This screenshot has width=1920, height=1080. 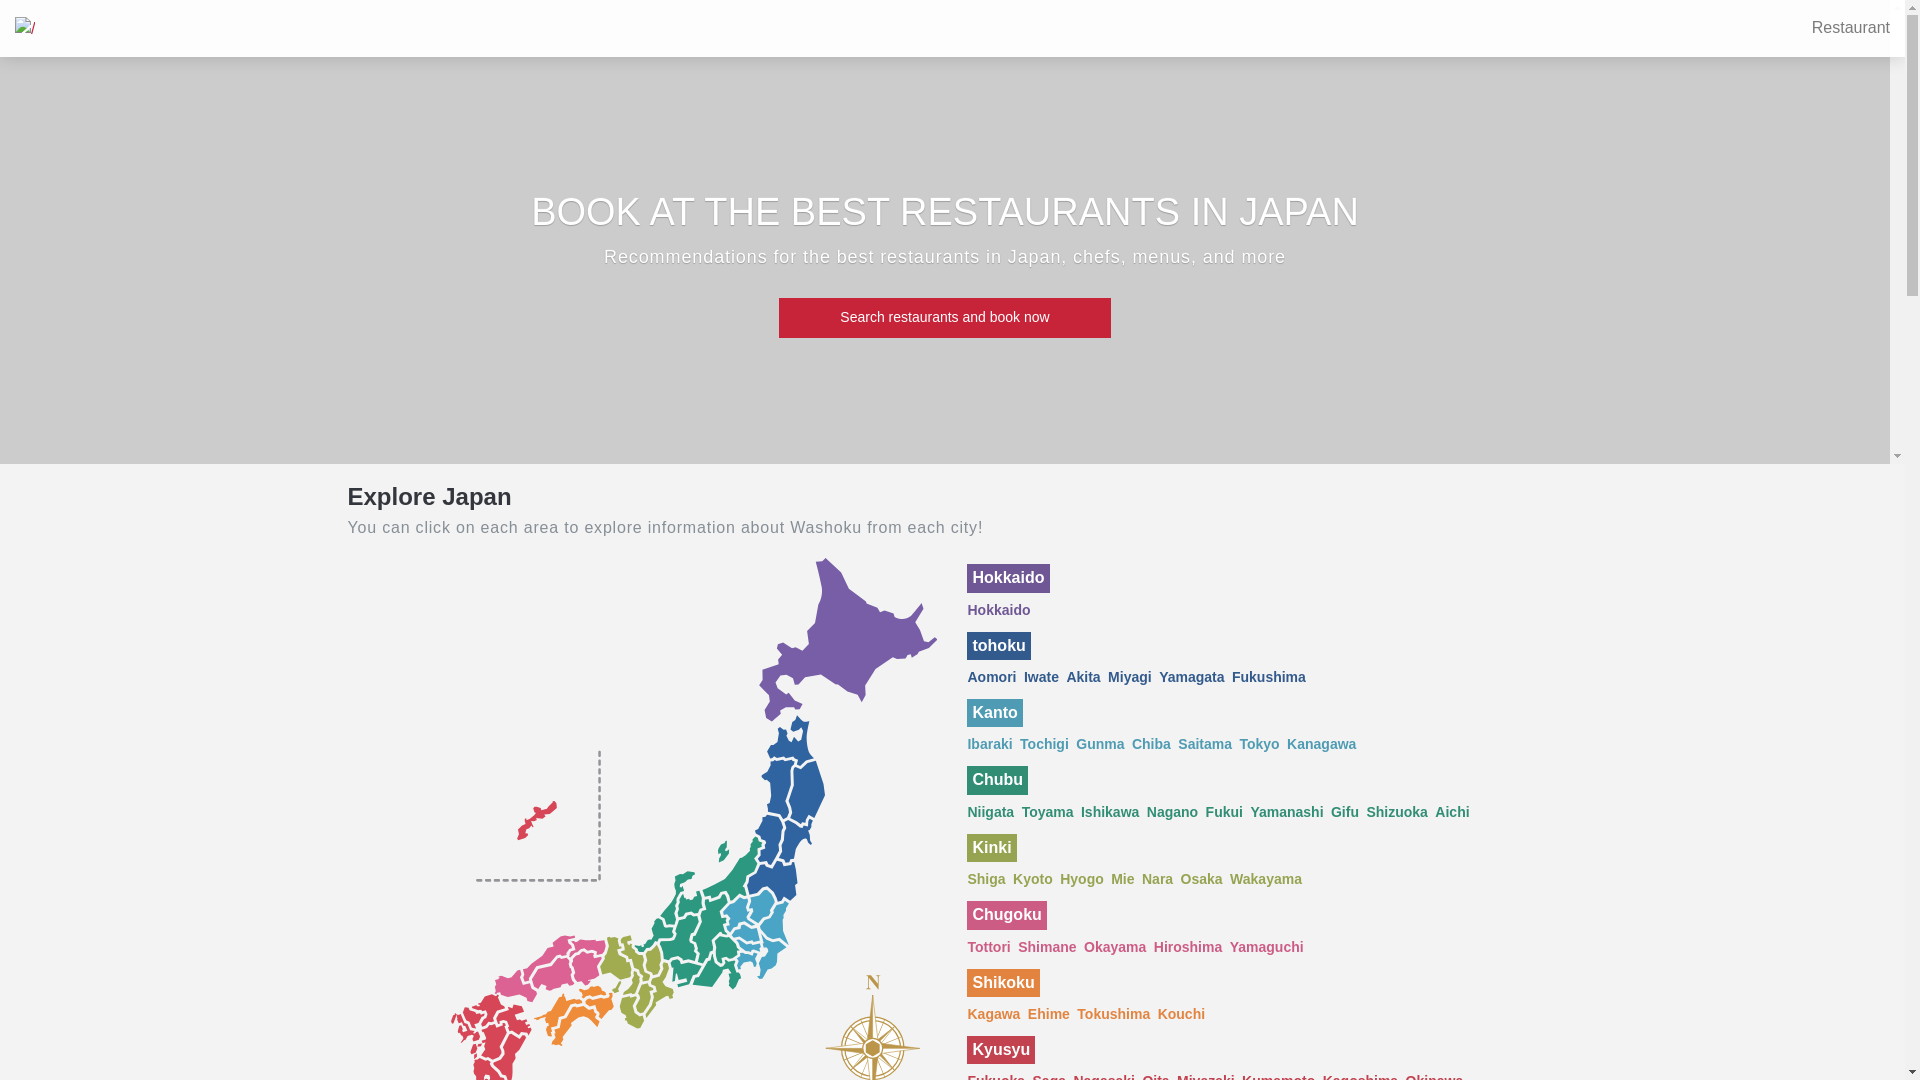 What do you see at coordinates (1228, 946) in the screenshot?
I see `'Yamaguchi'` at bounding box center [1228, 946].